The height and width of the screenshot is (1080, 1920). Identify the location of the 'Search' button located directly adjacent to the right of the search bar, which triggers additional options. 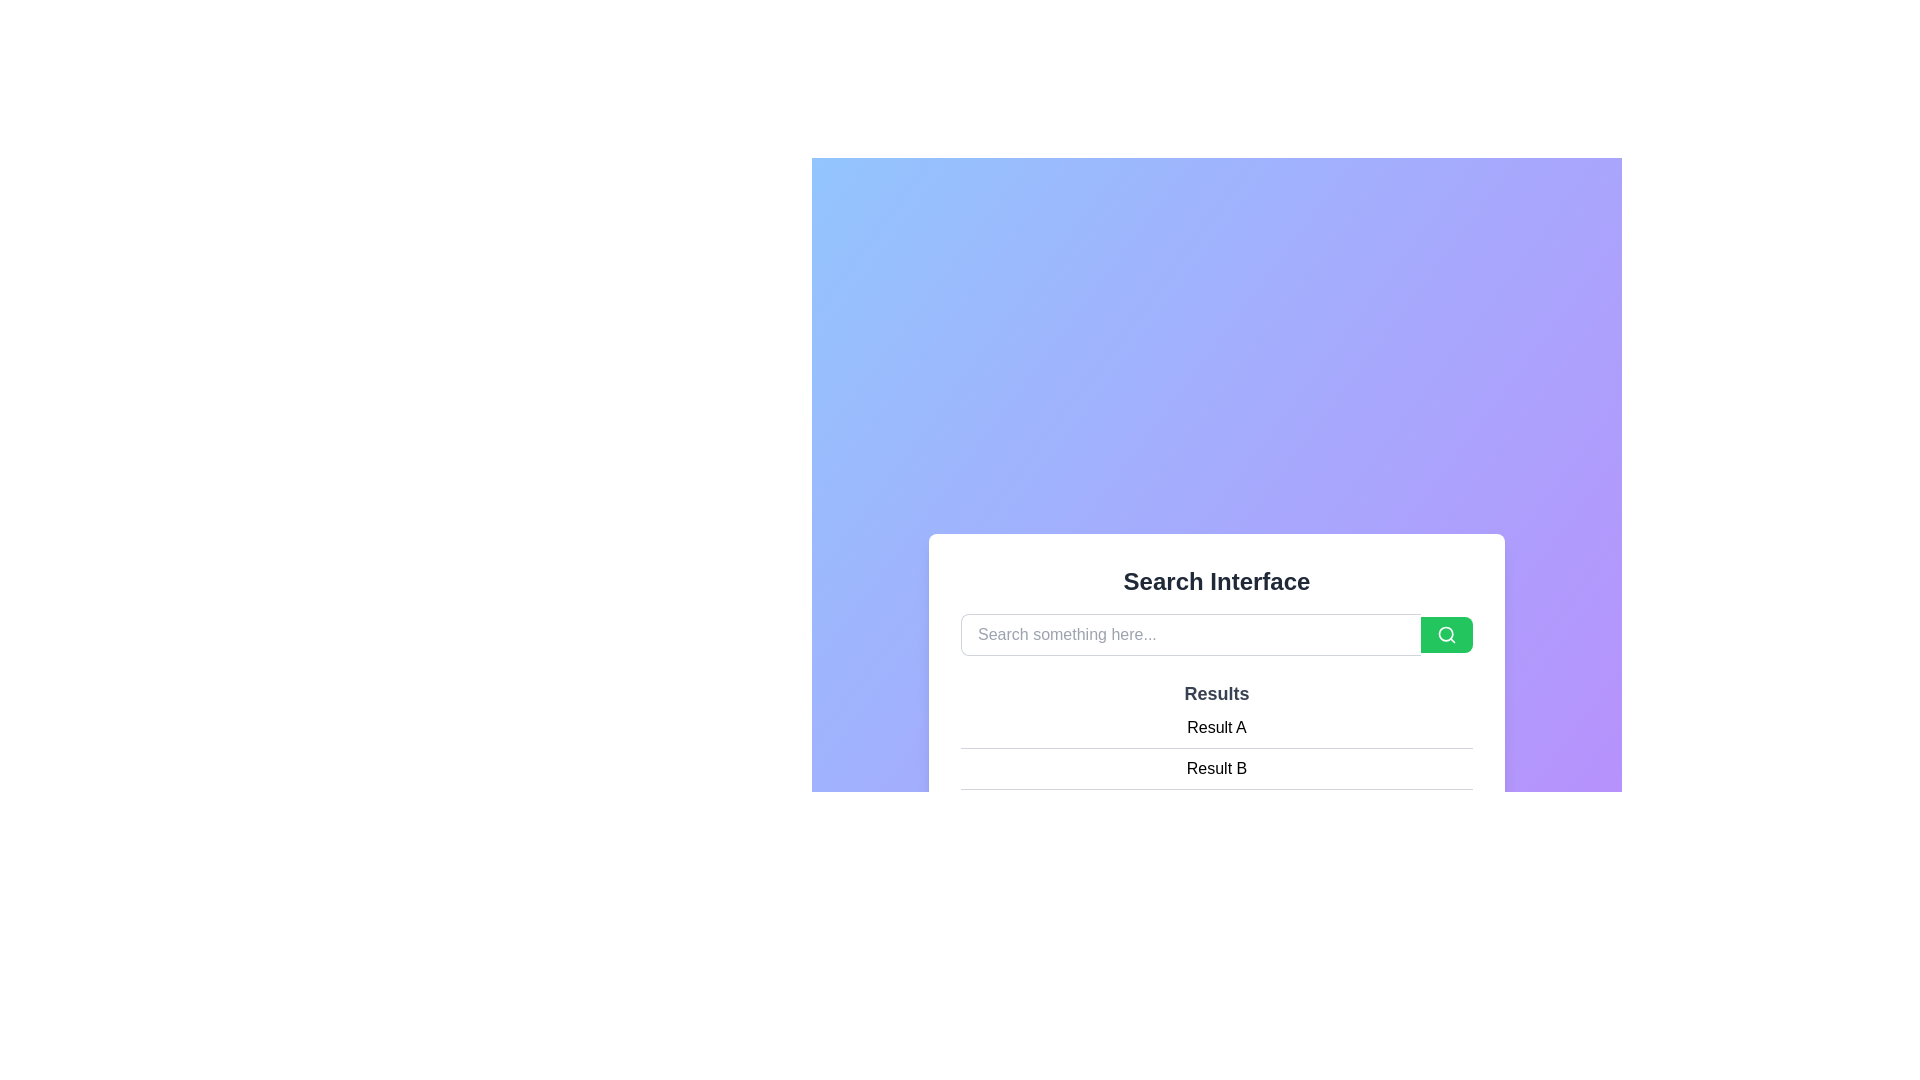
(1446, 635).